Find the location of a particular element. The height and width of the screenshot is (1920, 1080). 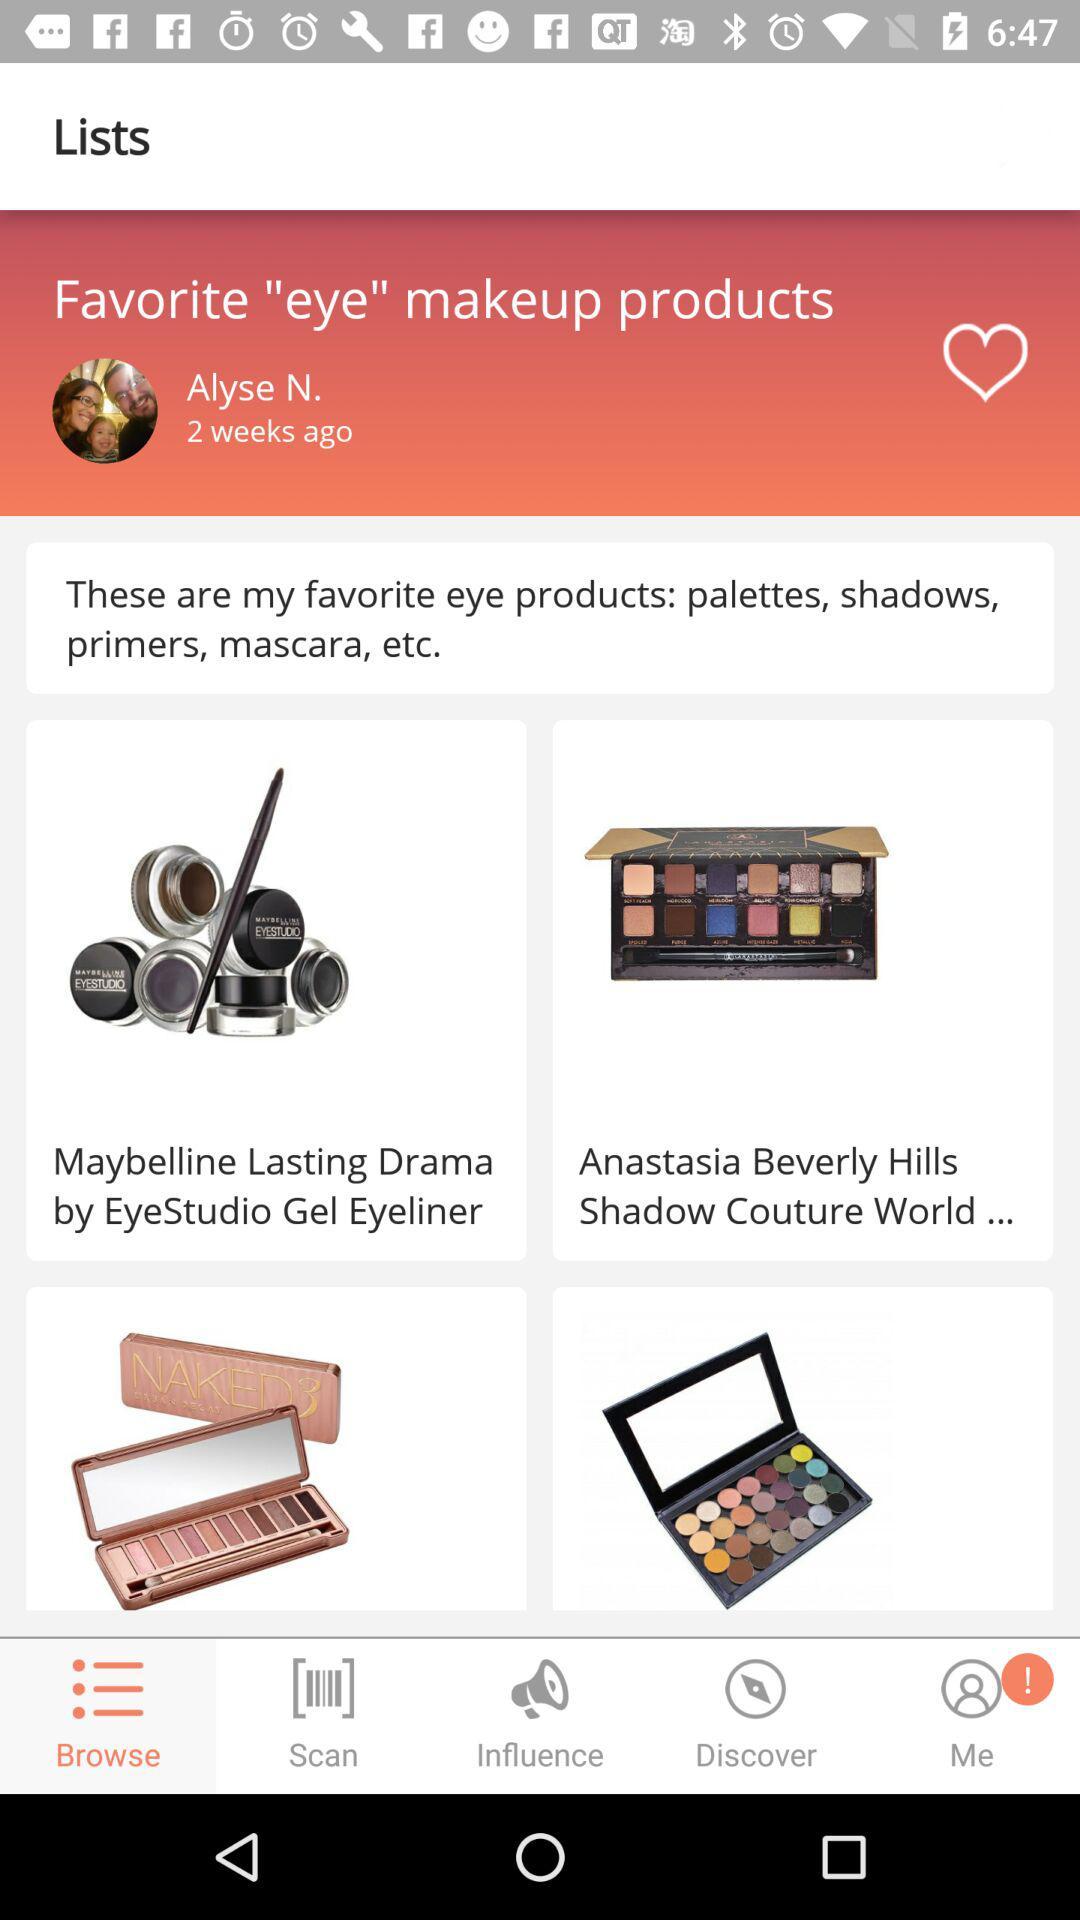

the favorite icon is located at coordinates (984, 363).